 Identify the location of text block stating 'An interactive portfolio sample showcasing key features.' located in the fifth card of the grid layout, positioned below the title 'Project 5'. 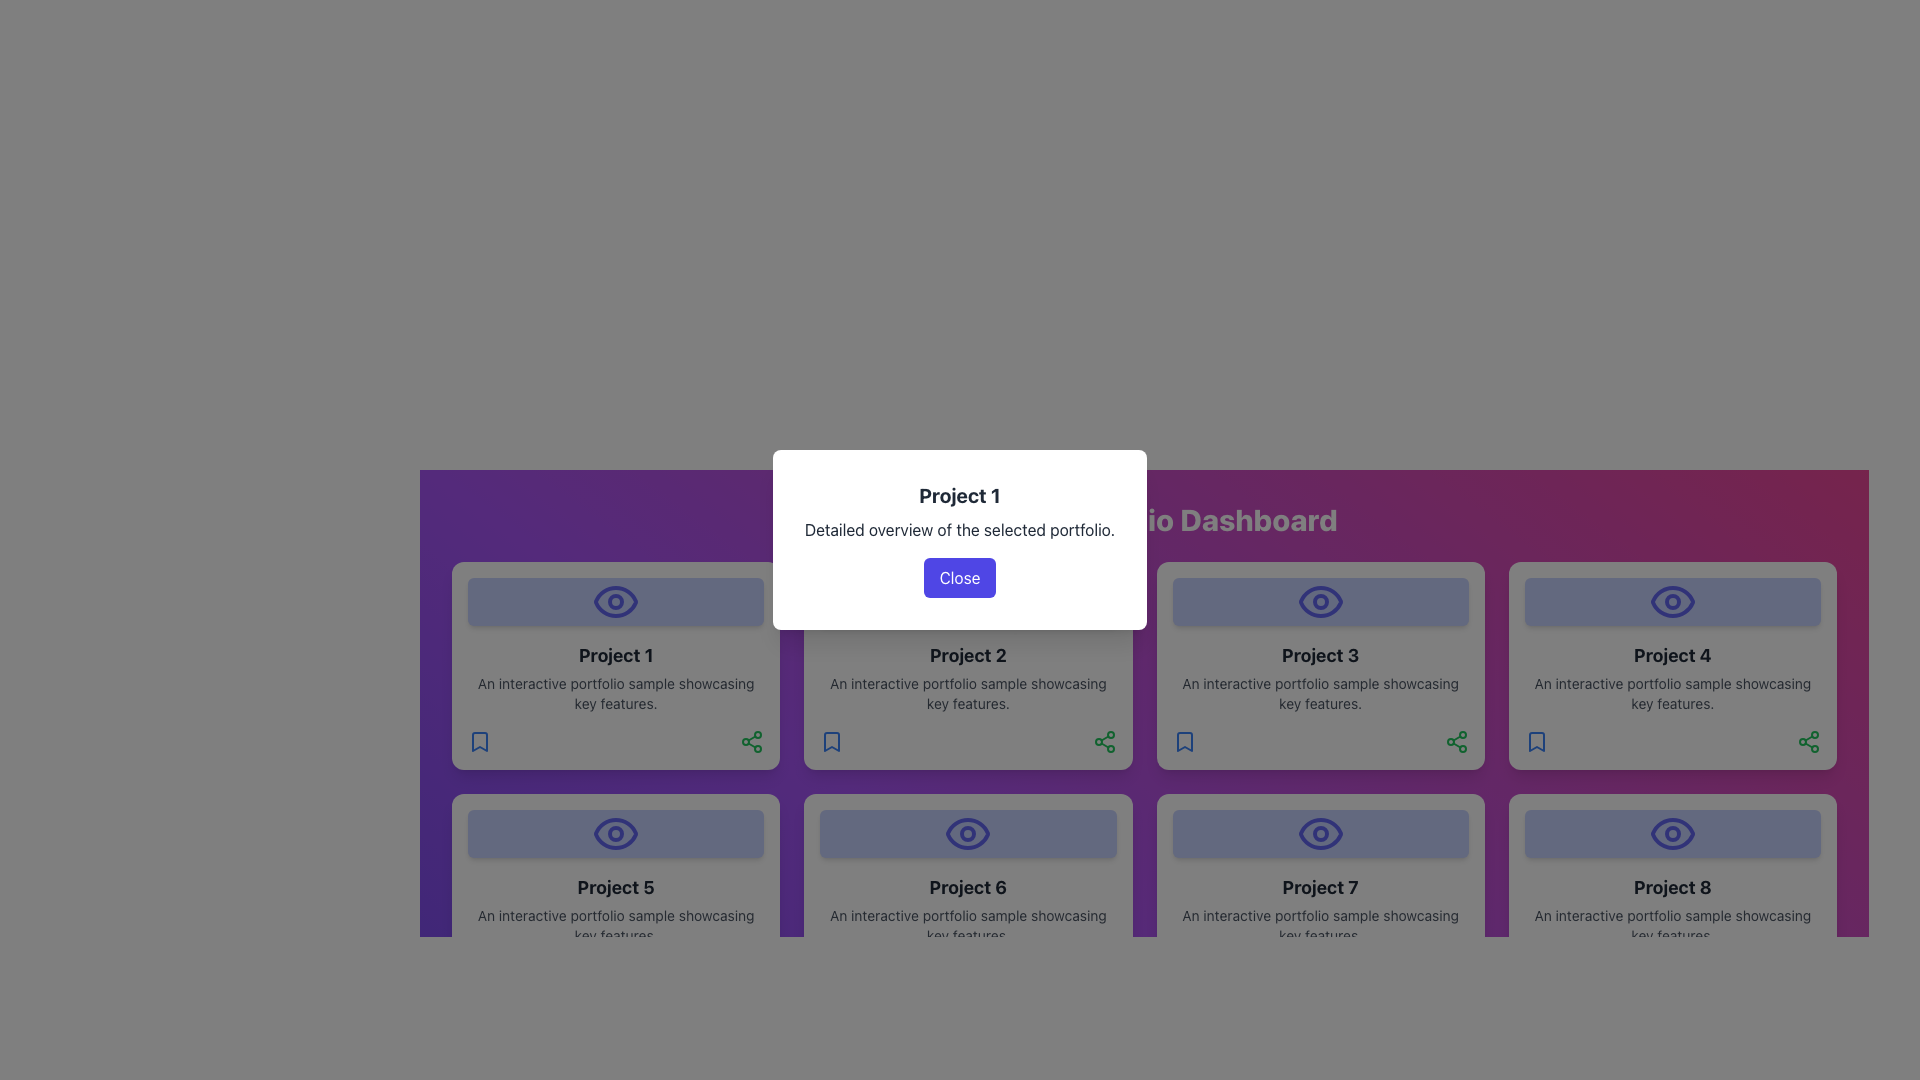
(615, 925).